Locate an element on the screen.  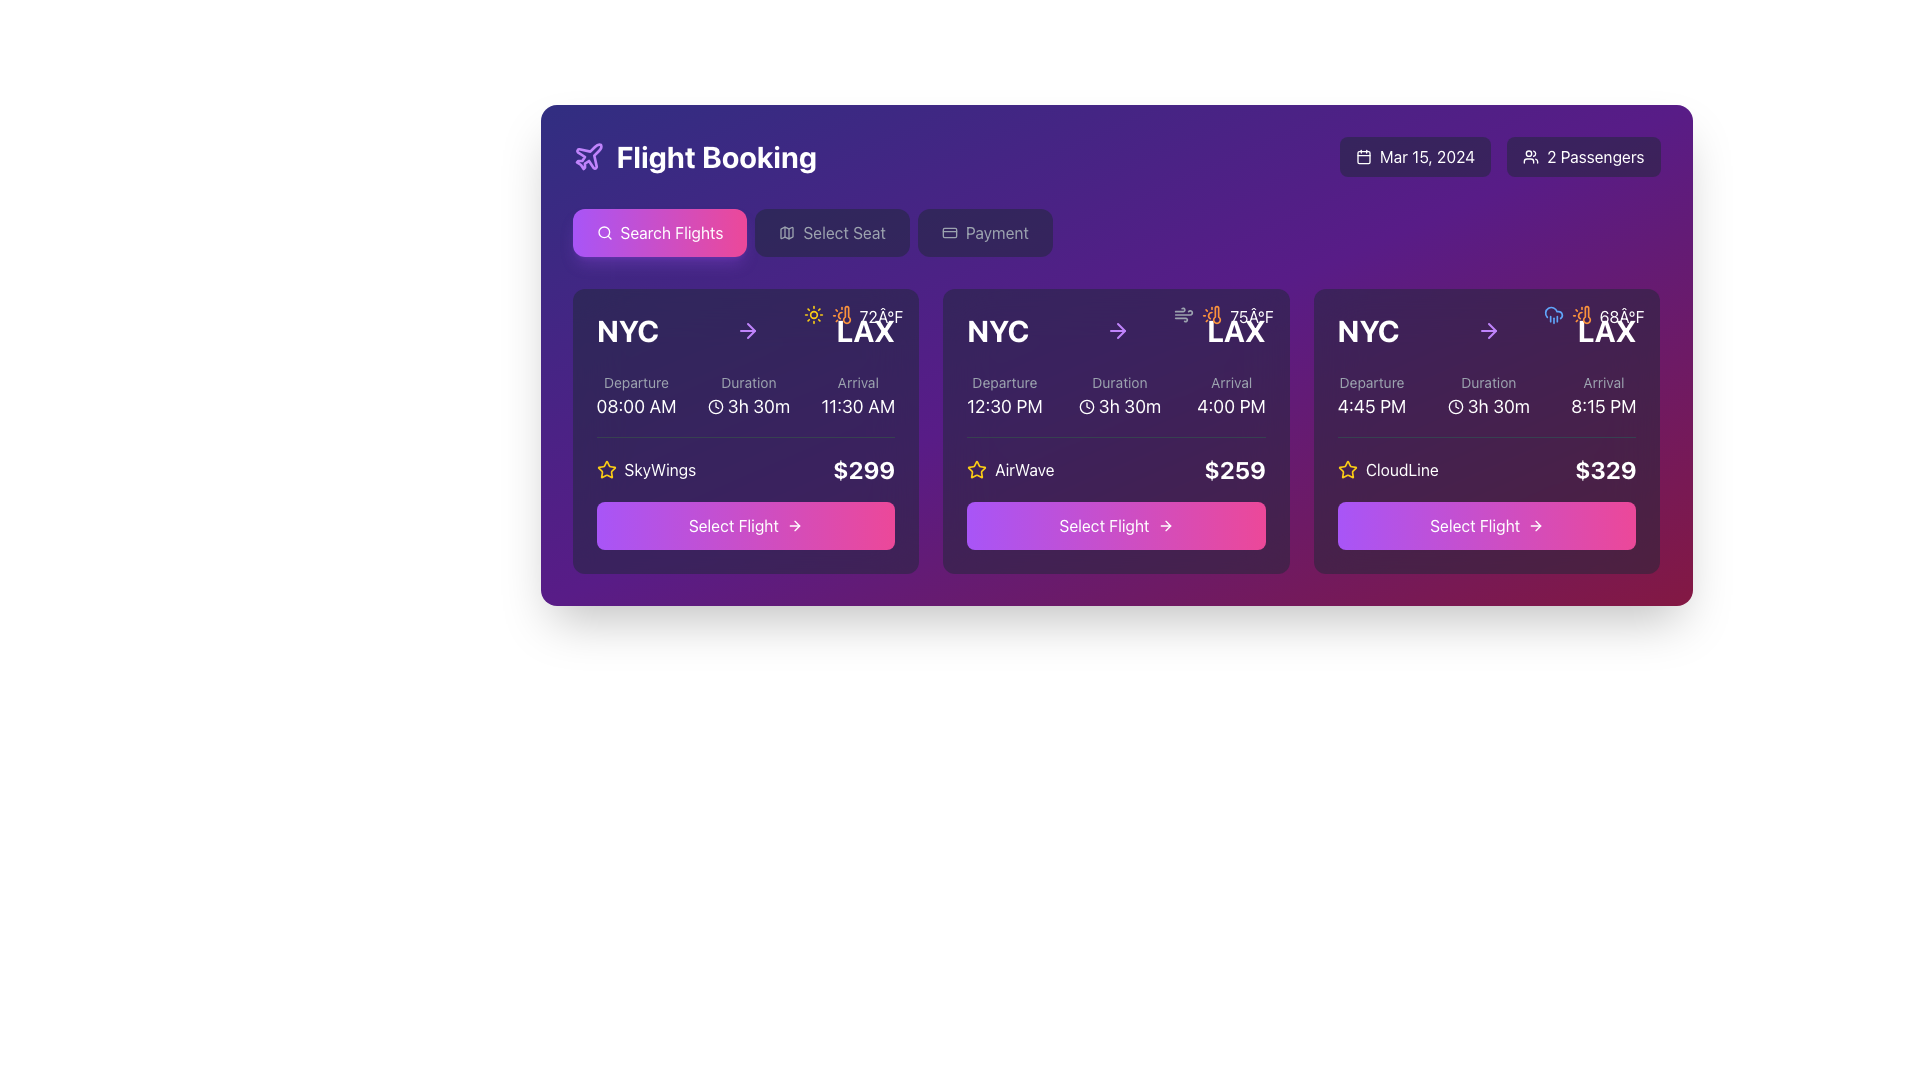
the visual state of the right-aligned chevron icon within the 'Select Flight' button associated with 'AirWave' is located at coordinates (1167, 524).